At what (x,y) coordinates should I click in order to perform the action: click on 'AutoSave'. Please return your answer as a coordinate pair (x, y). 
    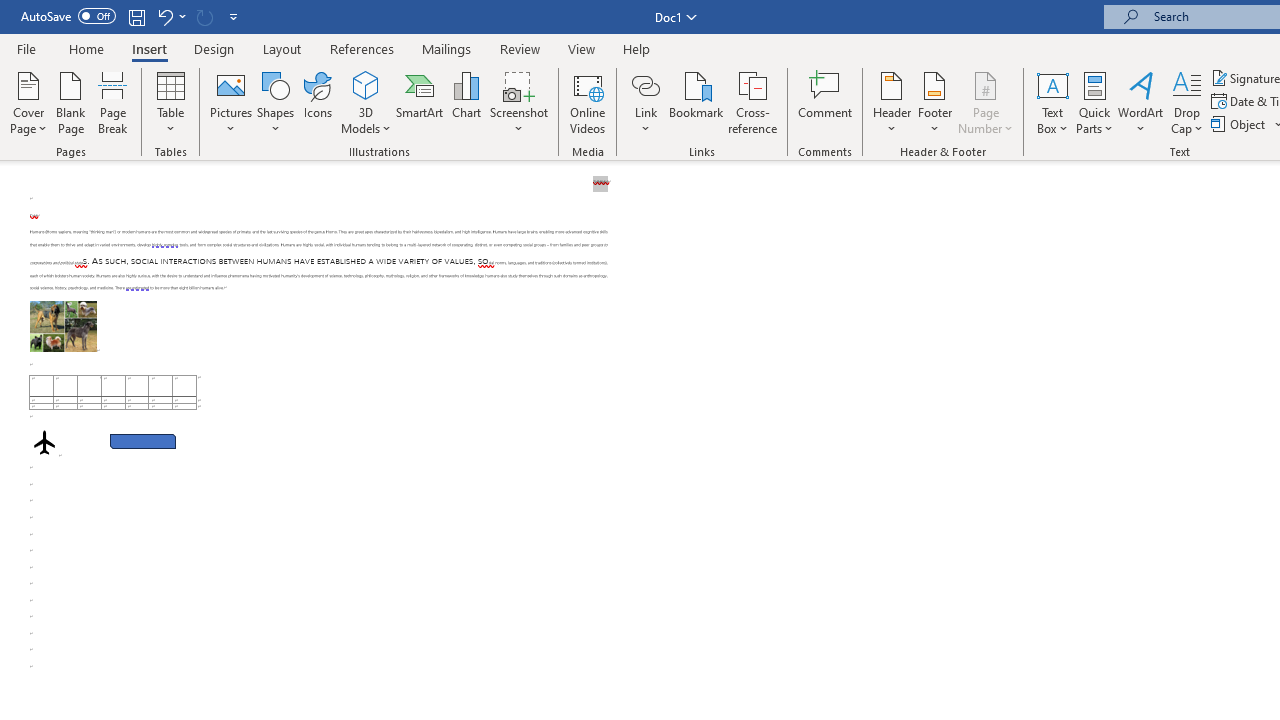
    Looking at the image, I should click on (68, 16).